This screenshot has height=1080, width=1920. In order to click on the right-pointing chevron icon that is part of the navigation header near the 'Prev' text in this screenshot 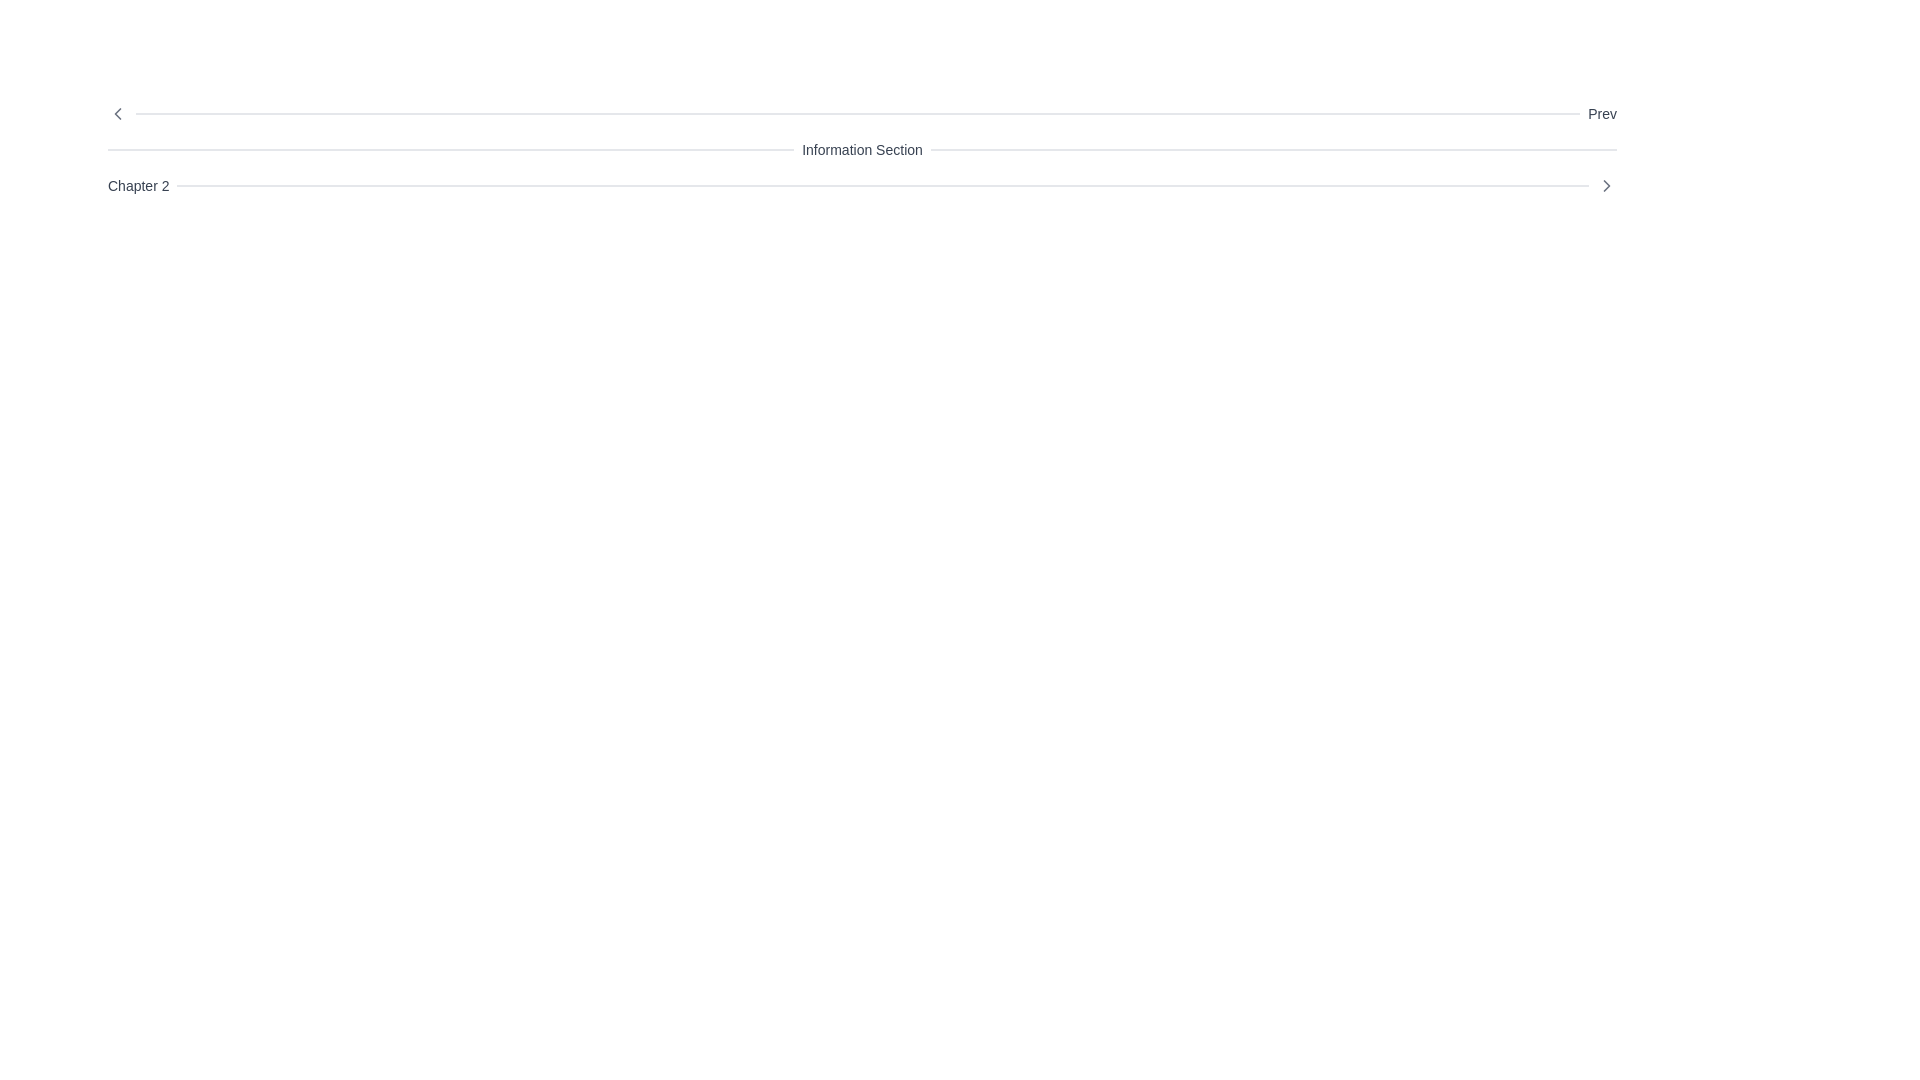, I will do `click(1607, 185)`.